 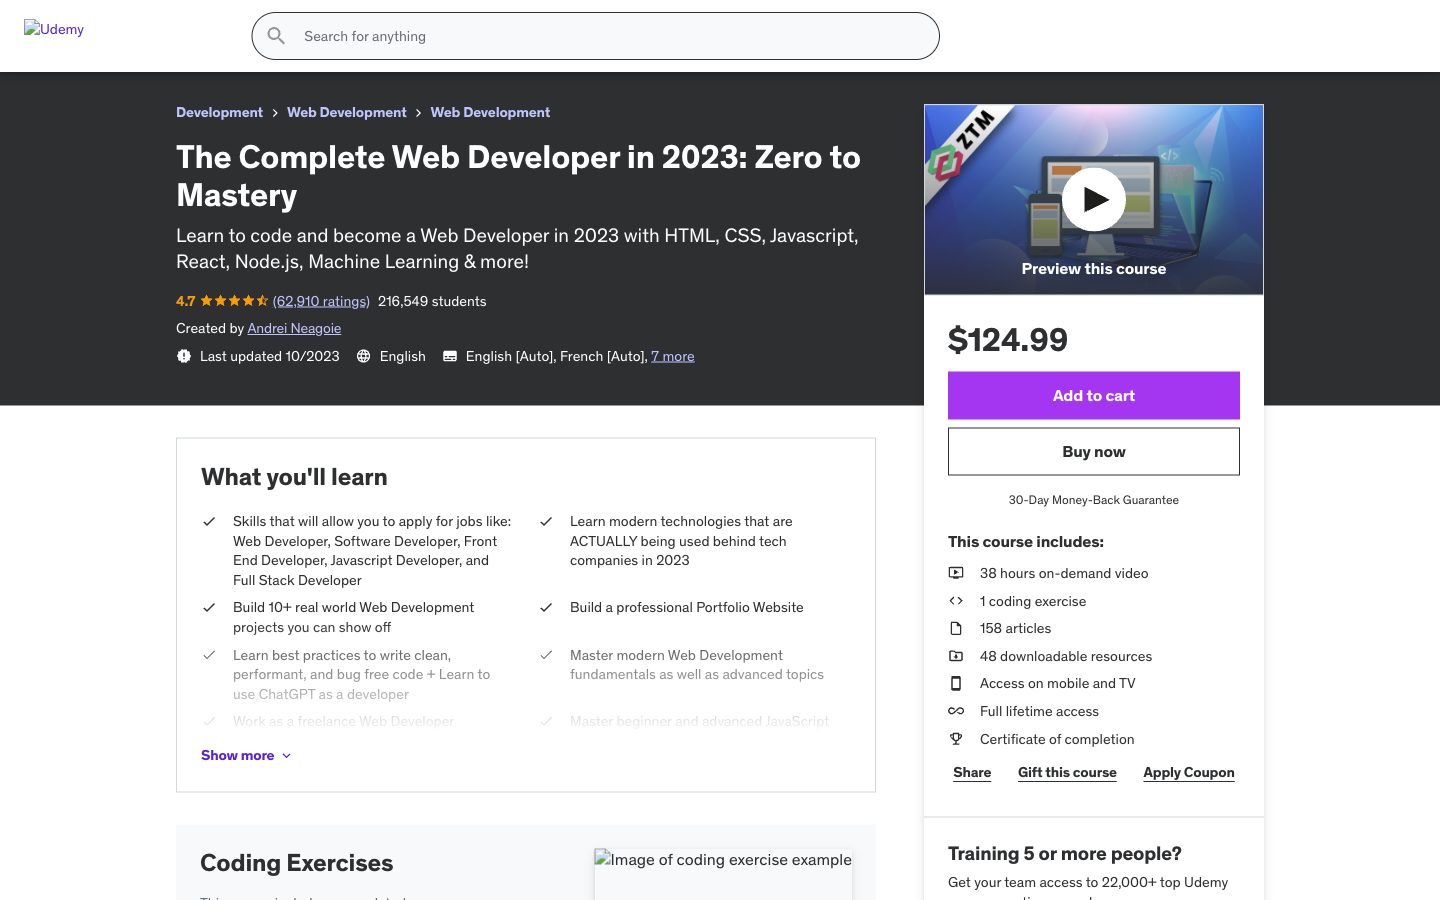 I want to click on Search the first popular topic, so click(x=1197, y=103).